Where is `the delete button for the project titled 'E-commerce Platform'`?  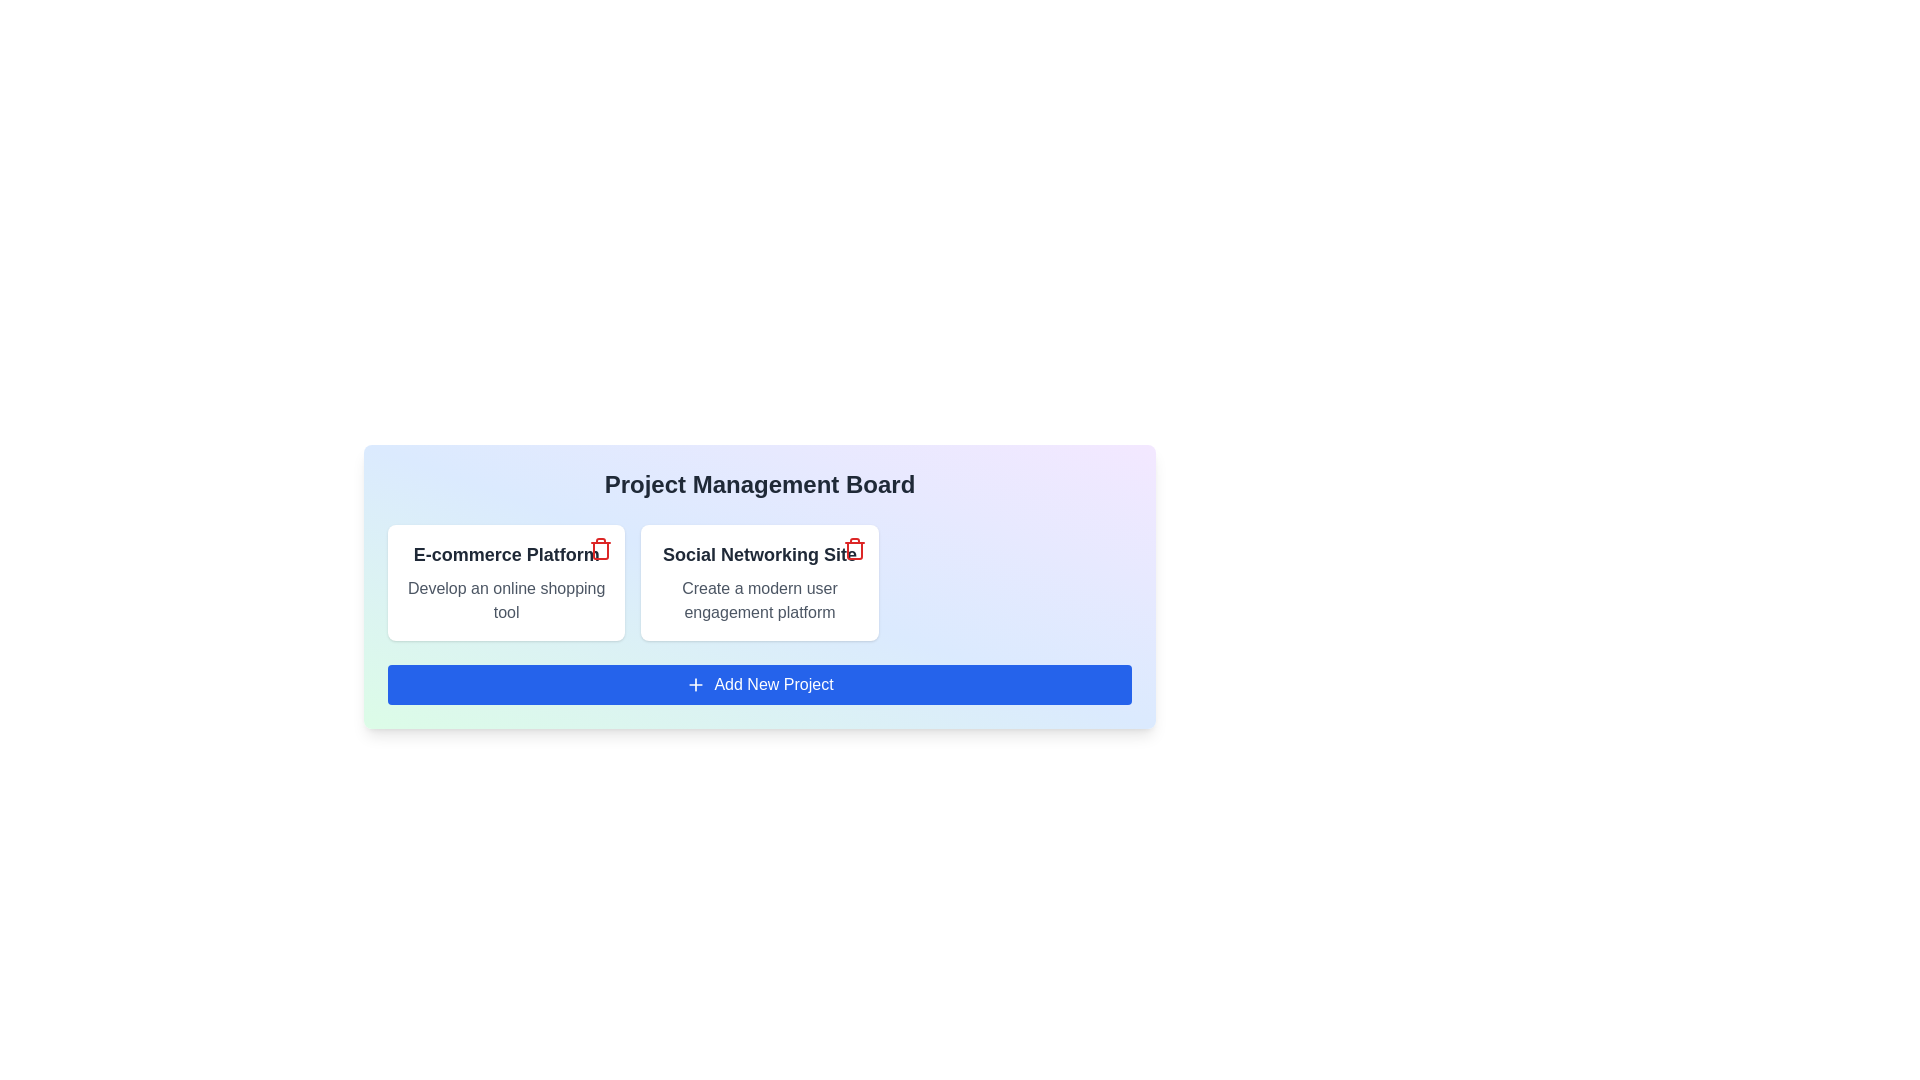
the delete button for the project titled 'E-commerce Platform' is located at coordinates (600, 548).